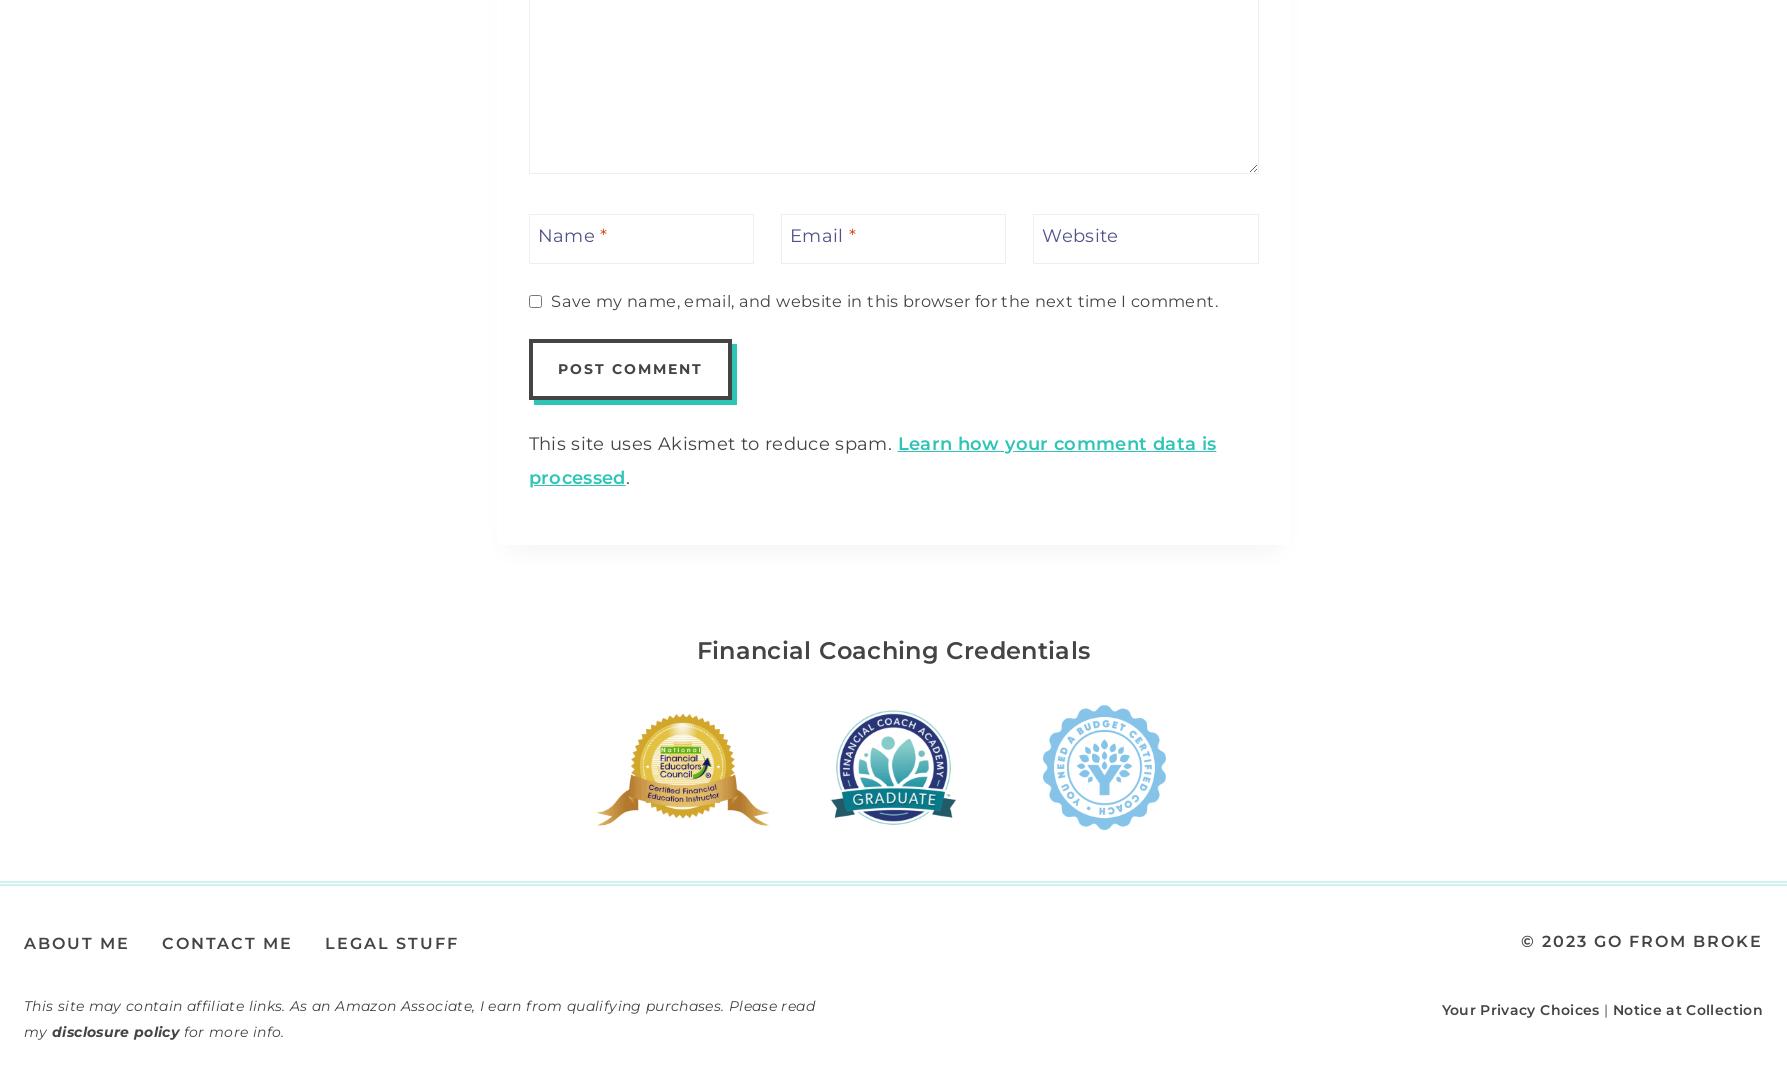 The width and height of the screenshot is (1787, 1076). Describe the element at coordinates (226, 943) in the screenshot. I see `'Contact Me'` at that location.